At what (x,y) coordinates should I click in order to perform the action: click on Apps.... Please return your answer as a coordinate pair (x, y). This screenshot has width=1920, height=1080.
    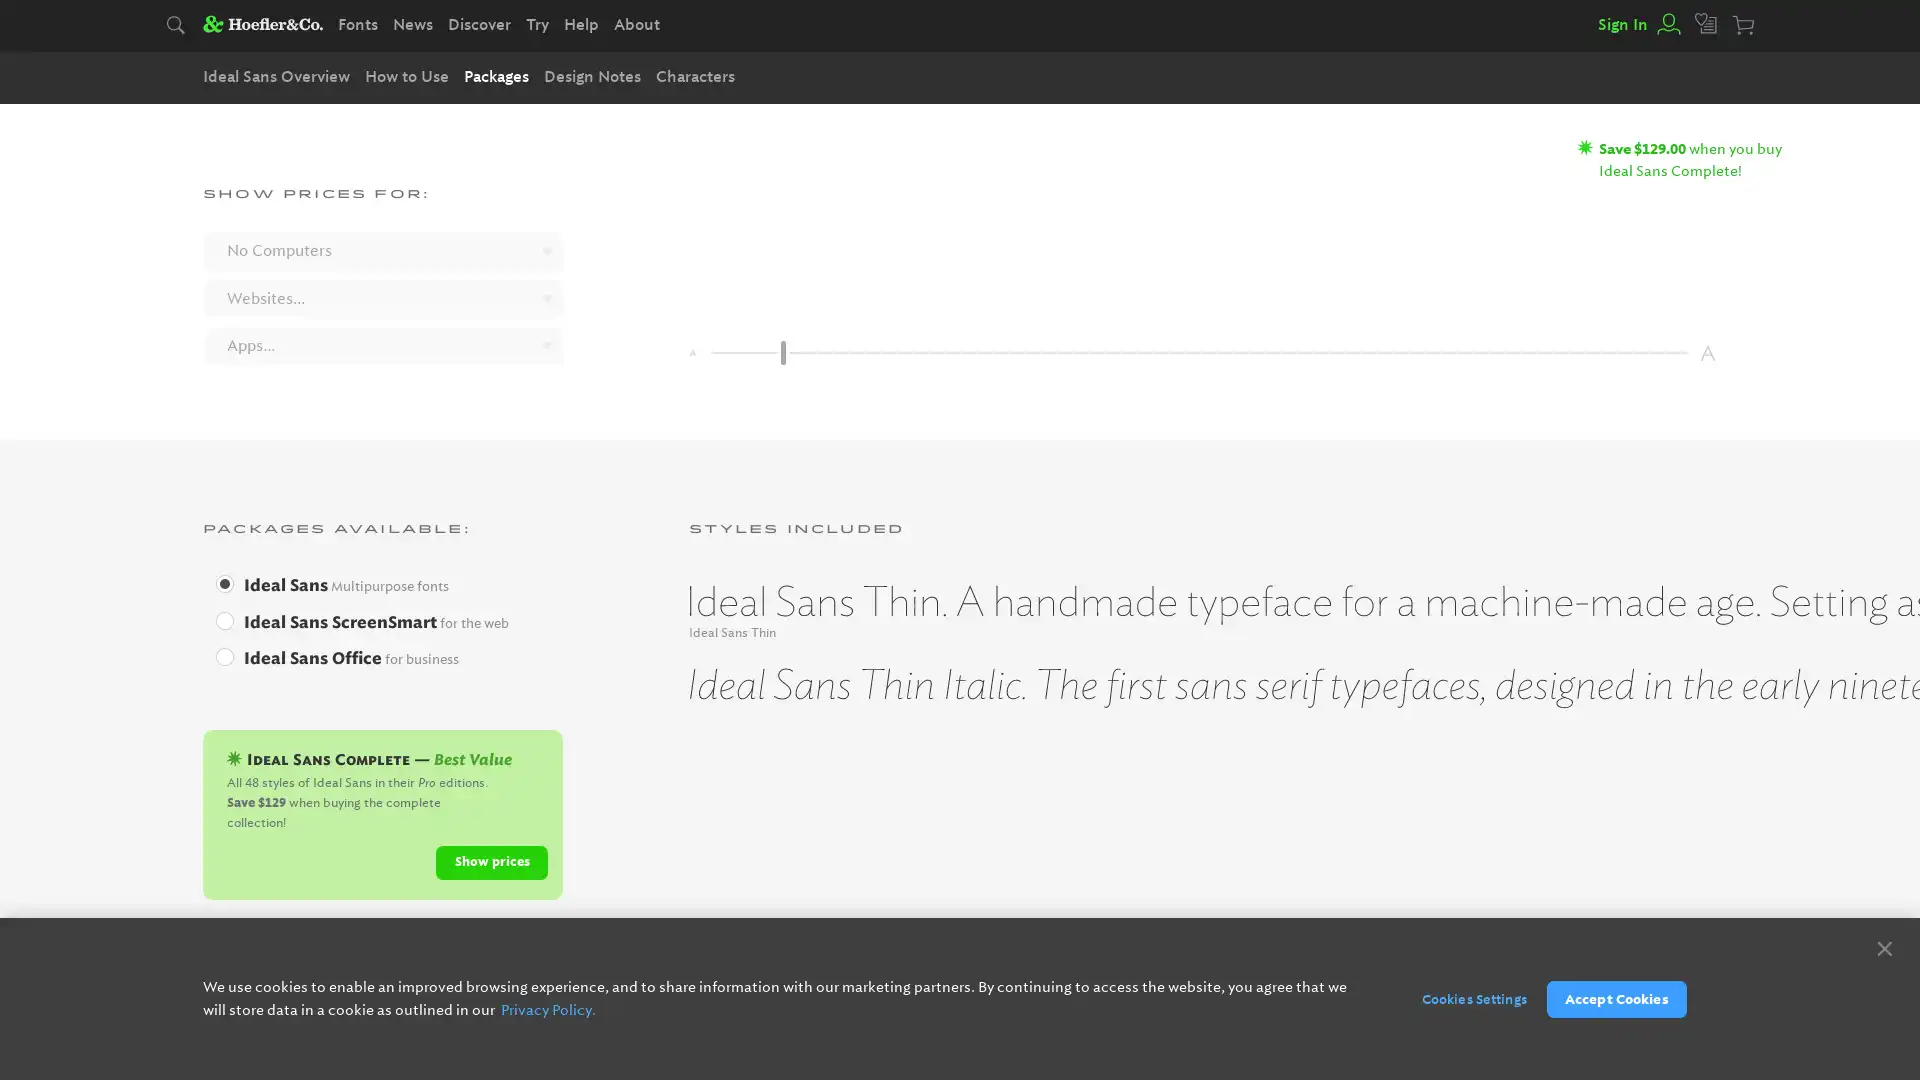
    Looking at the image, I should click on (383, 345).